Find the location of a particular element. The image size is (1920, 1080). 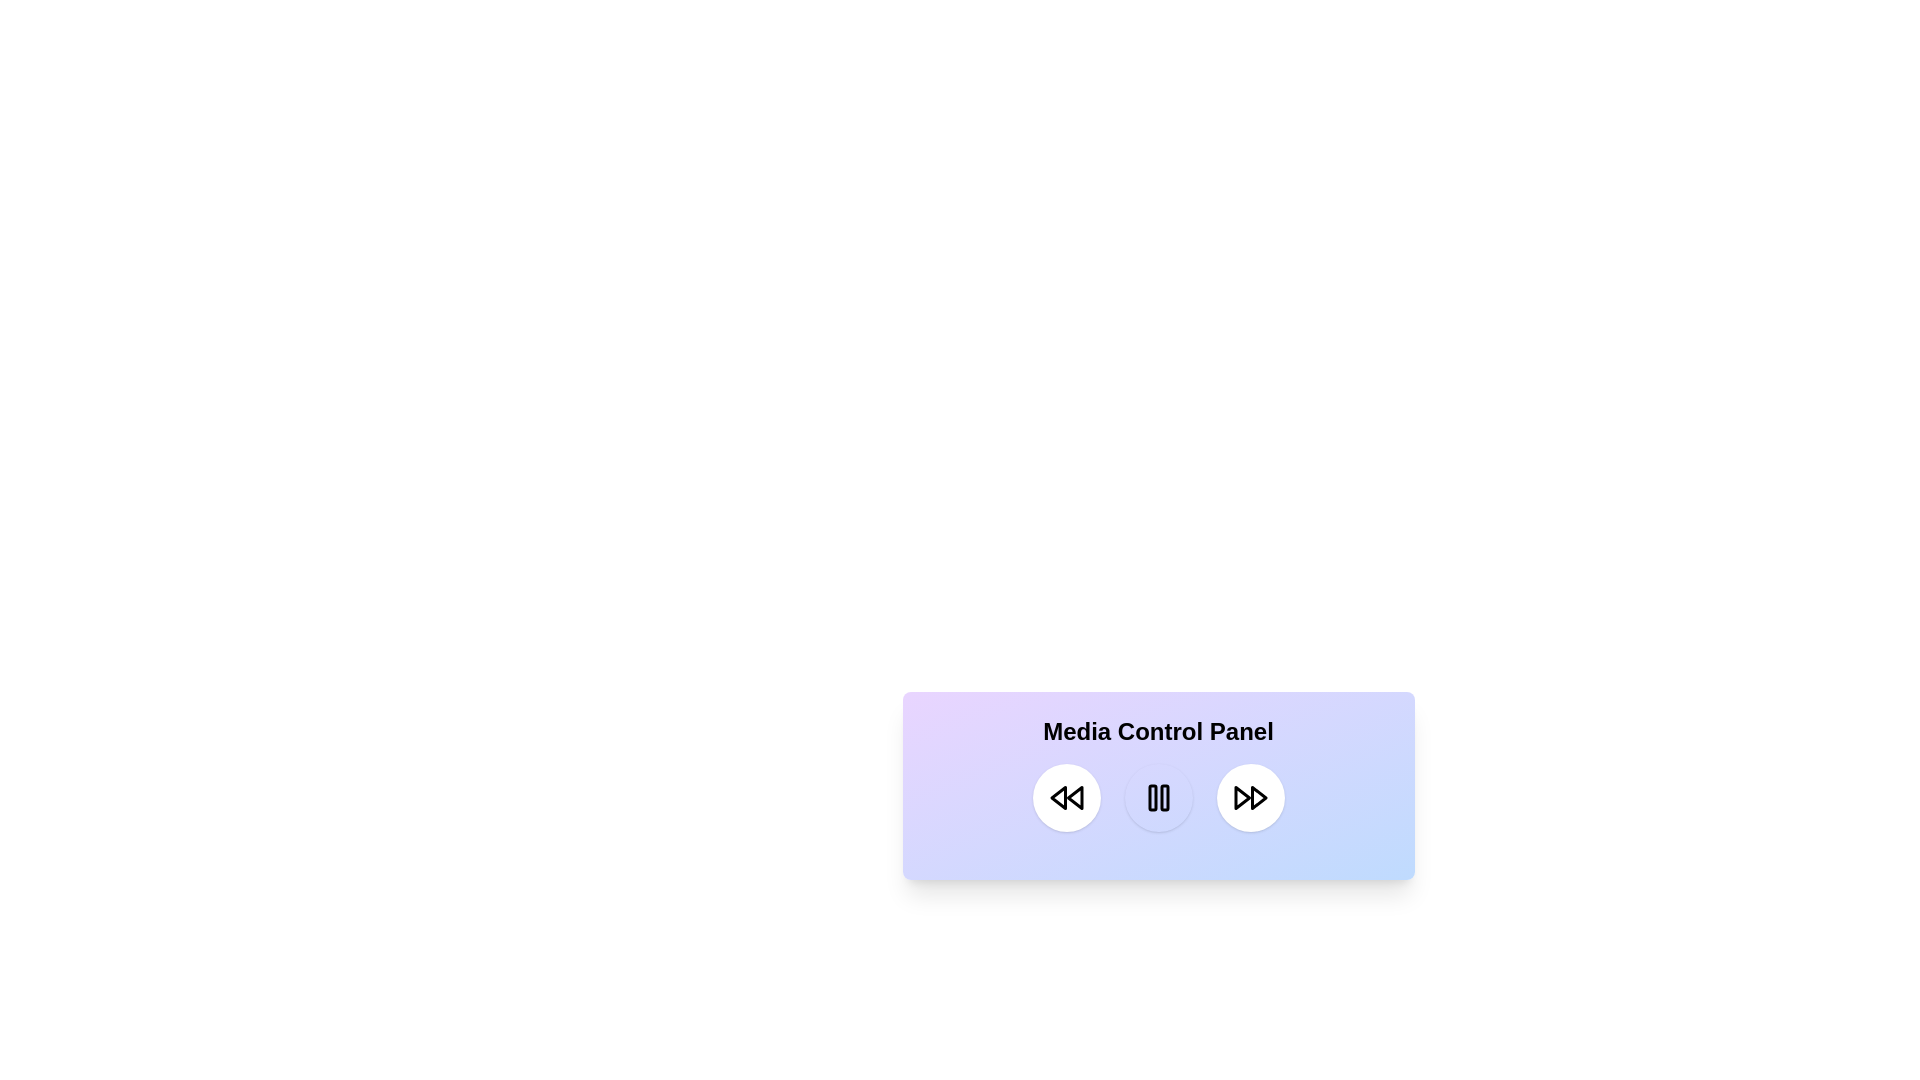

the fast-forward button located at the far right of the media control panel is located at coordinates (1249, 797).